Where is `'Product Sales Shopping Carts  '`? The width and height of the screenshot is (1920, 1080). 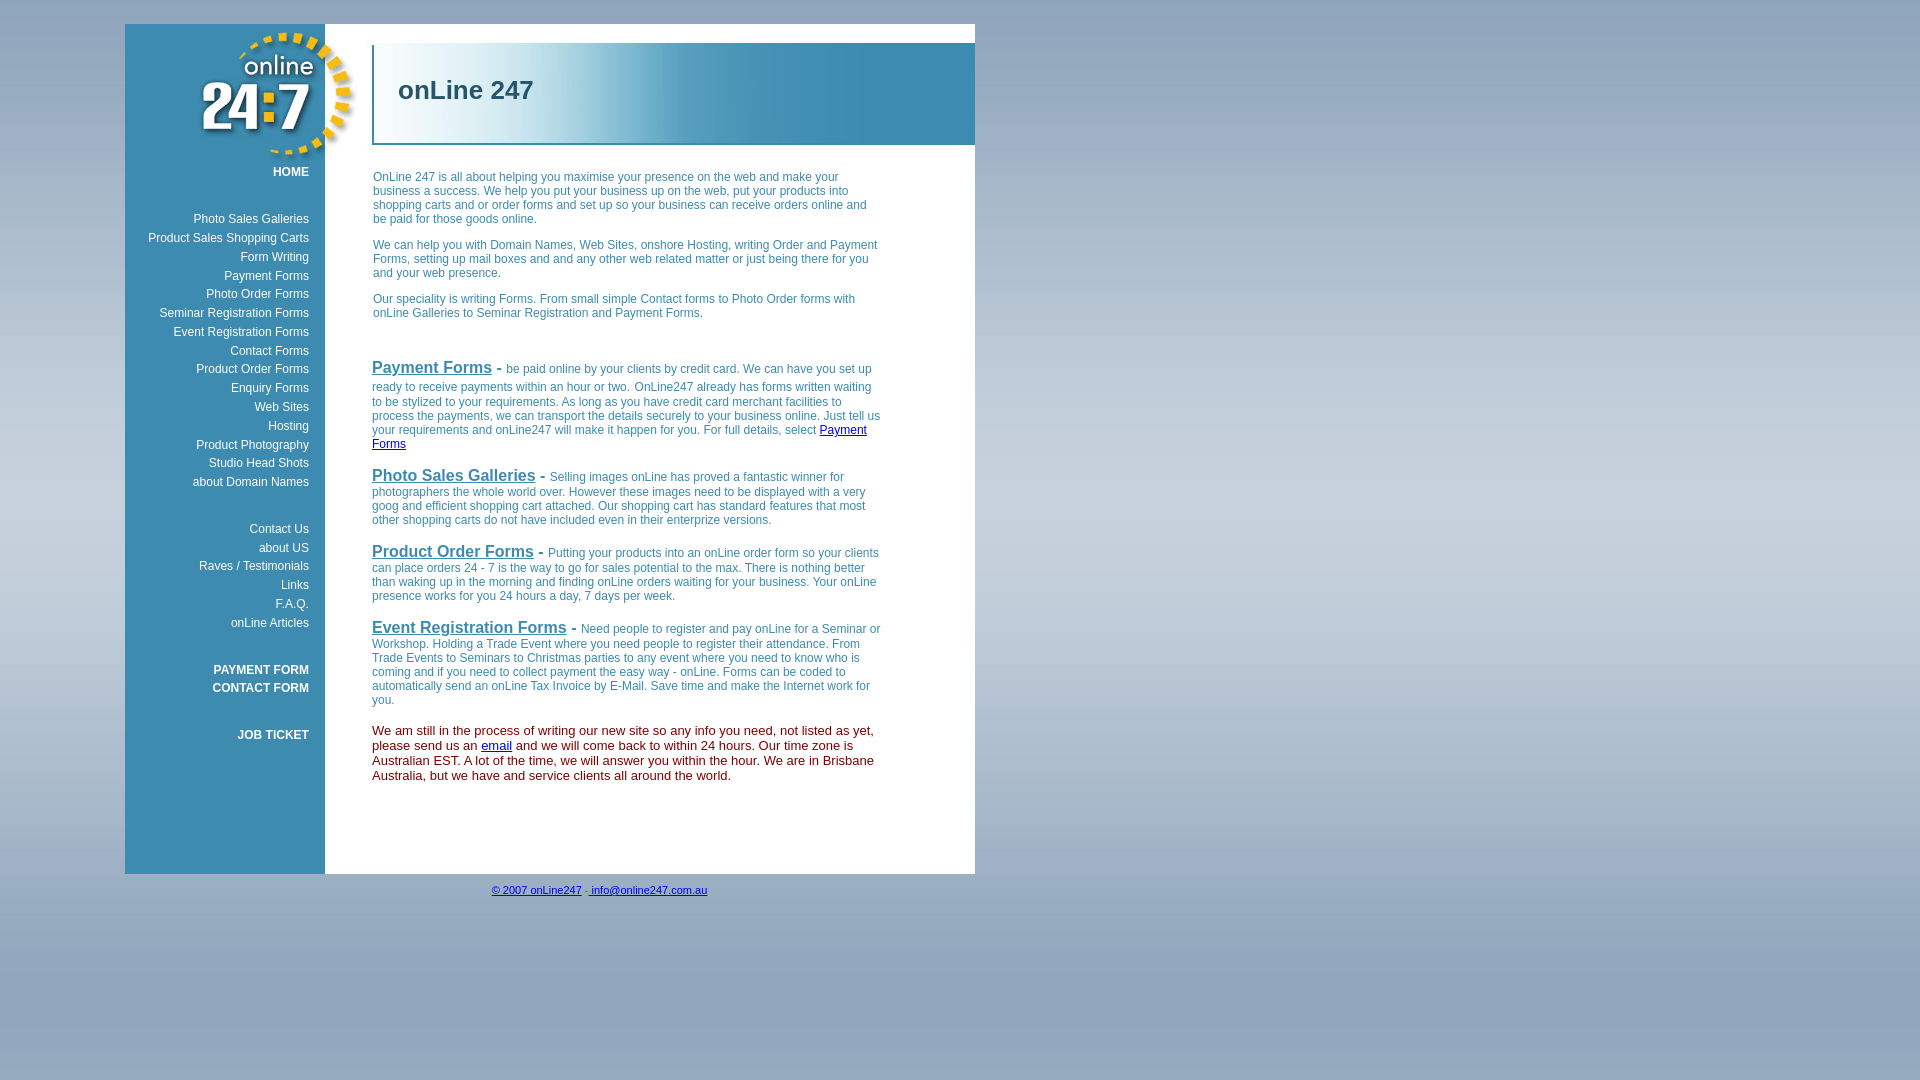 'Product Sales Shopping Carts  ' is located at coordinates (113, 237).